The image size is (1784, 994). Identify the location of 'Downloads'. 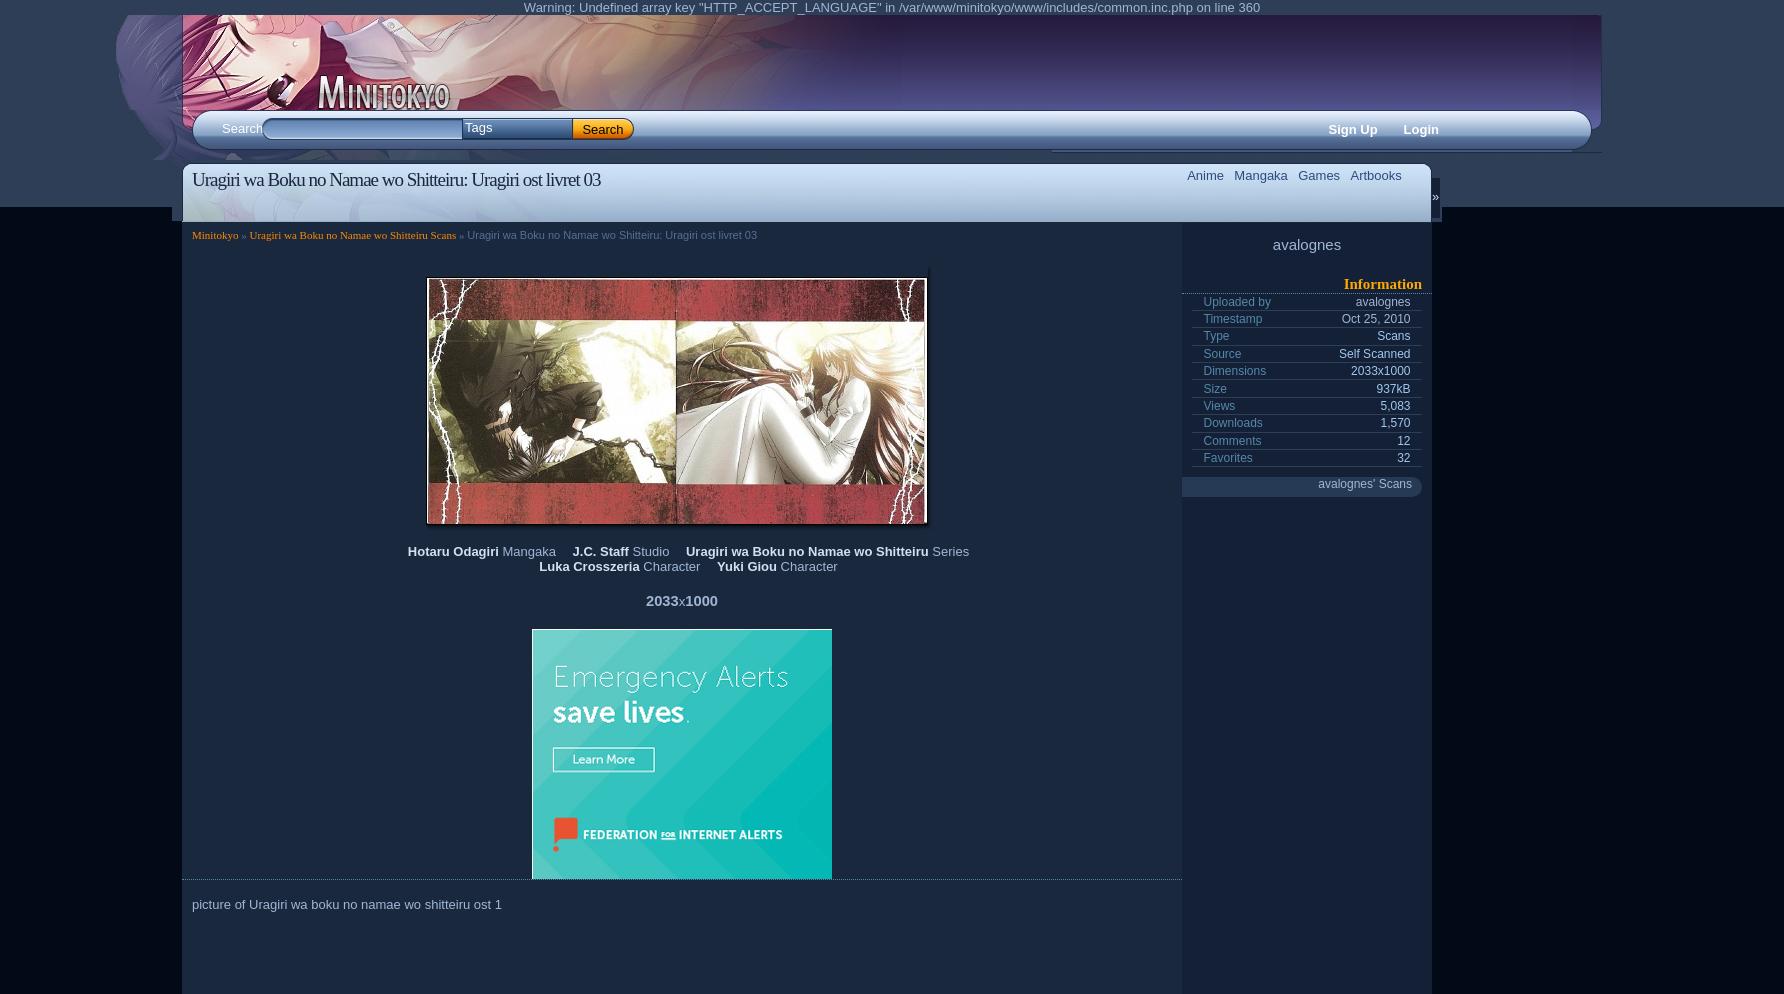
(1202, 422).